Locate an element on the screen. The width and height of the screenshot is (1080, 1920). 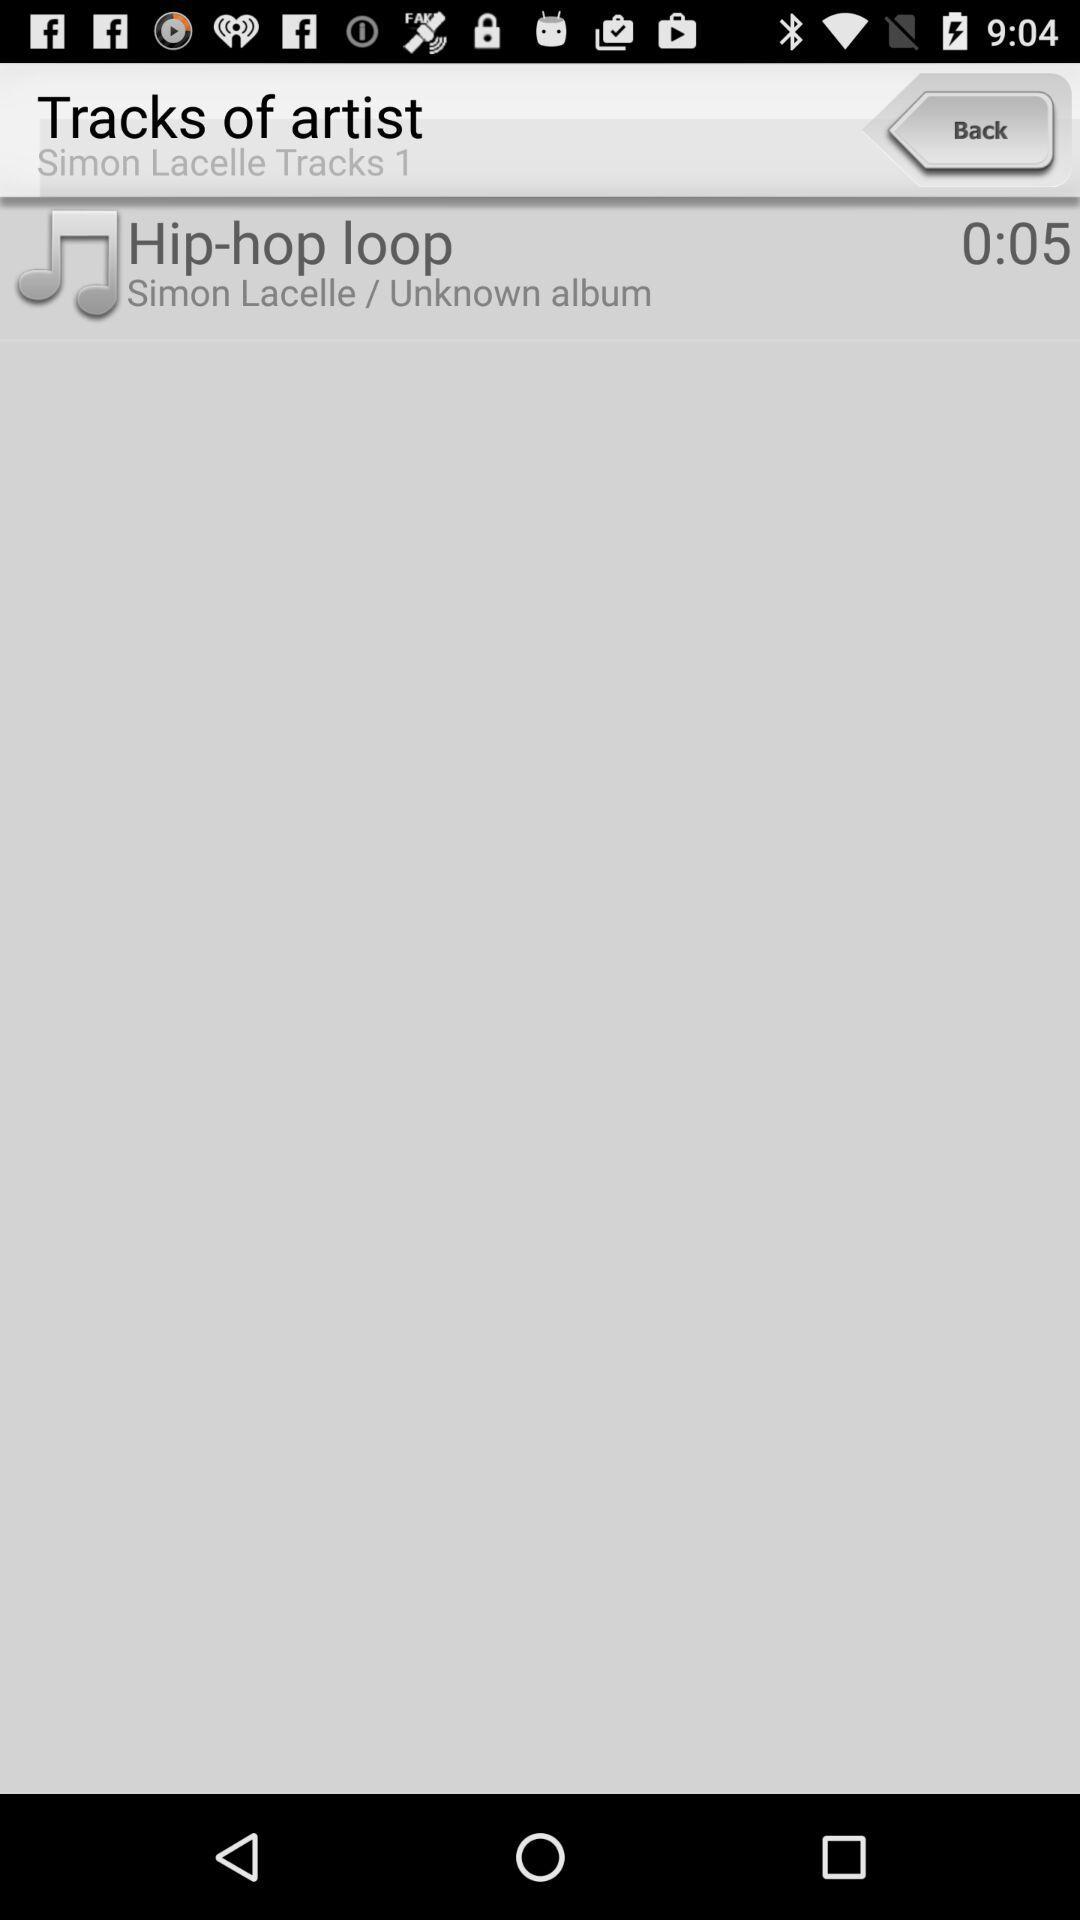
icon to the left of the hip-hop loop item is located at coordinates (66, 265).